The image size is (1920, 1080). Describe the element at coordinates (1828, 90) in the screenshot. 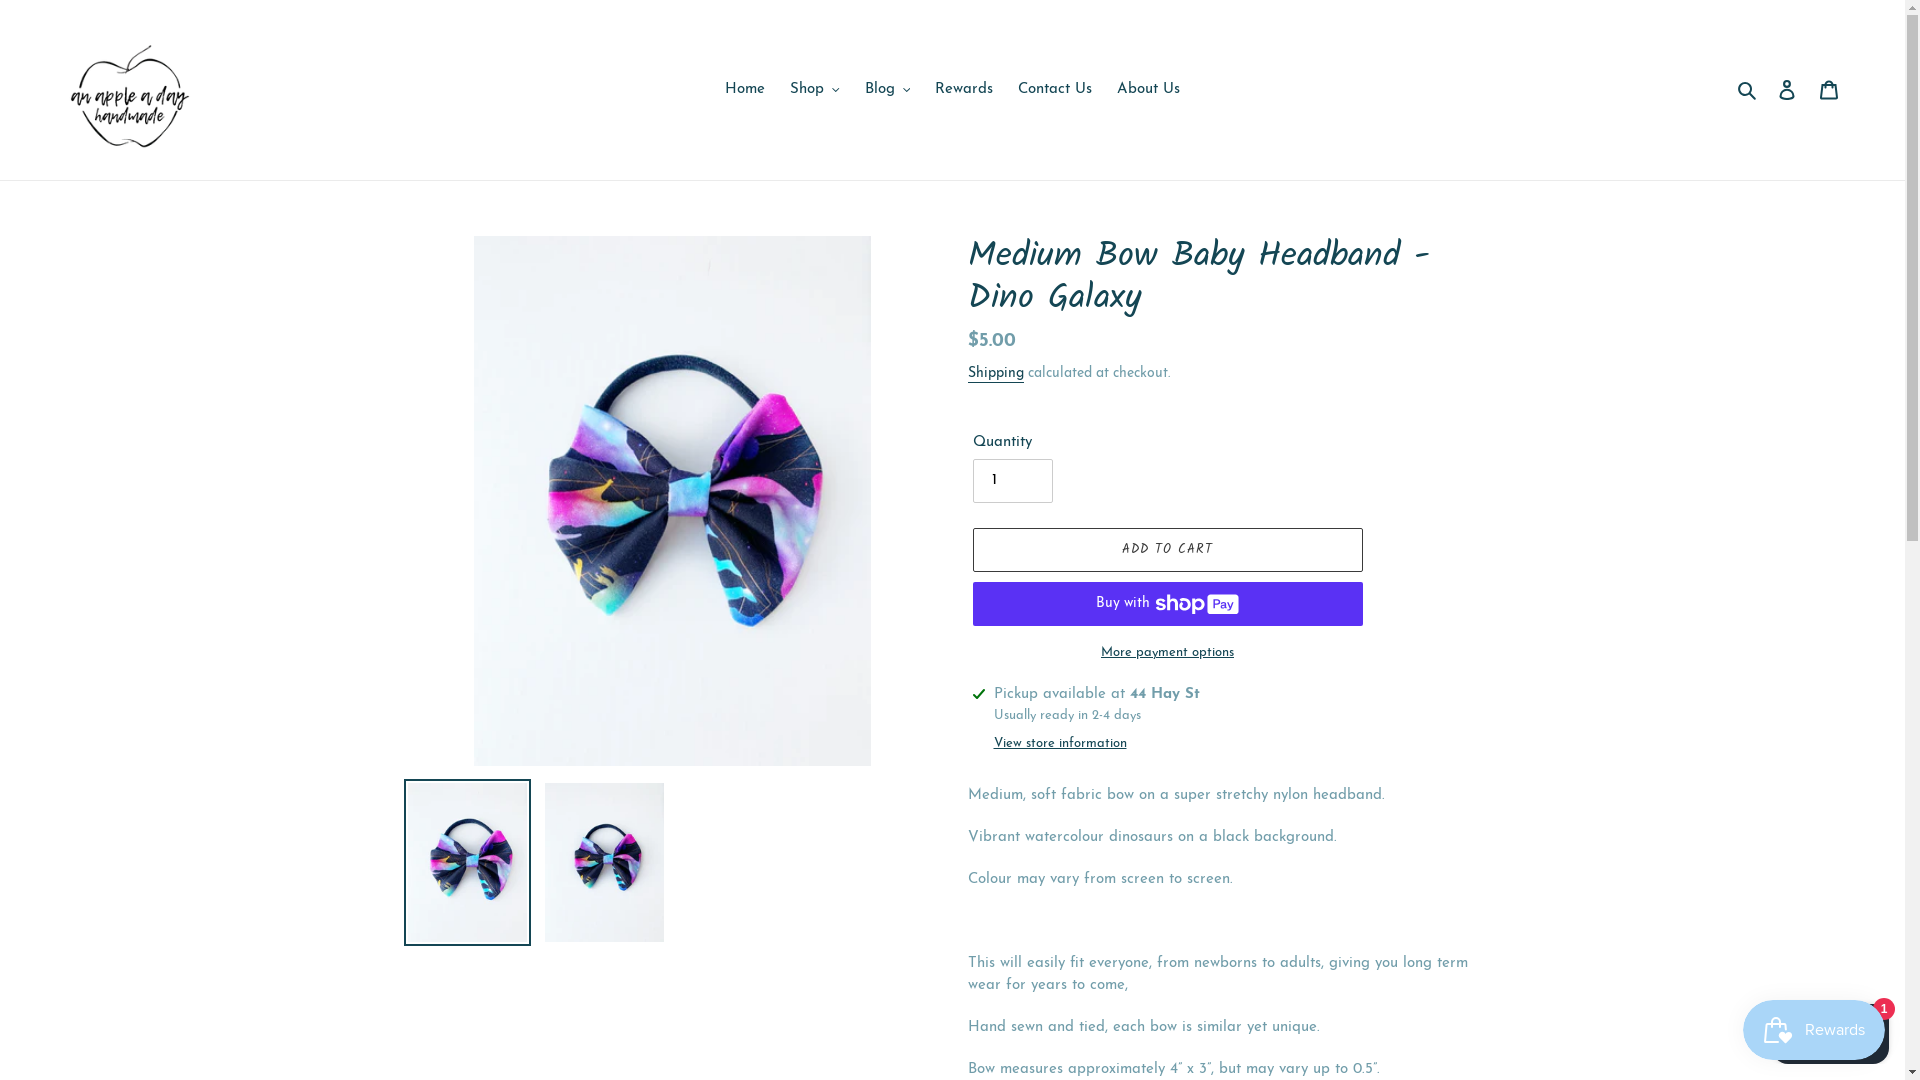

I see `'Cart'` at that location.